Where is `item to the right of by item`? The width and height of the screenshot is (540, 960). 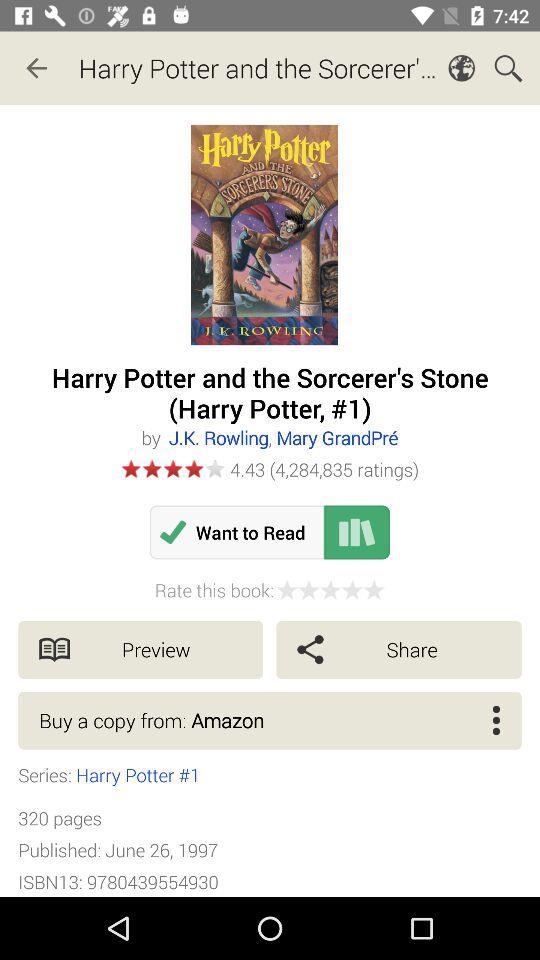
item to the right of by item is located at coordinates (282, 437).